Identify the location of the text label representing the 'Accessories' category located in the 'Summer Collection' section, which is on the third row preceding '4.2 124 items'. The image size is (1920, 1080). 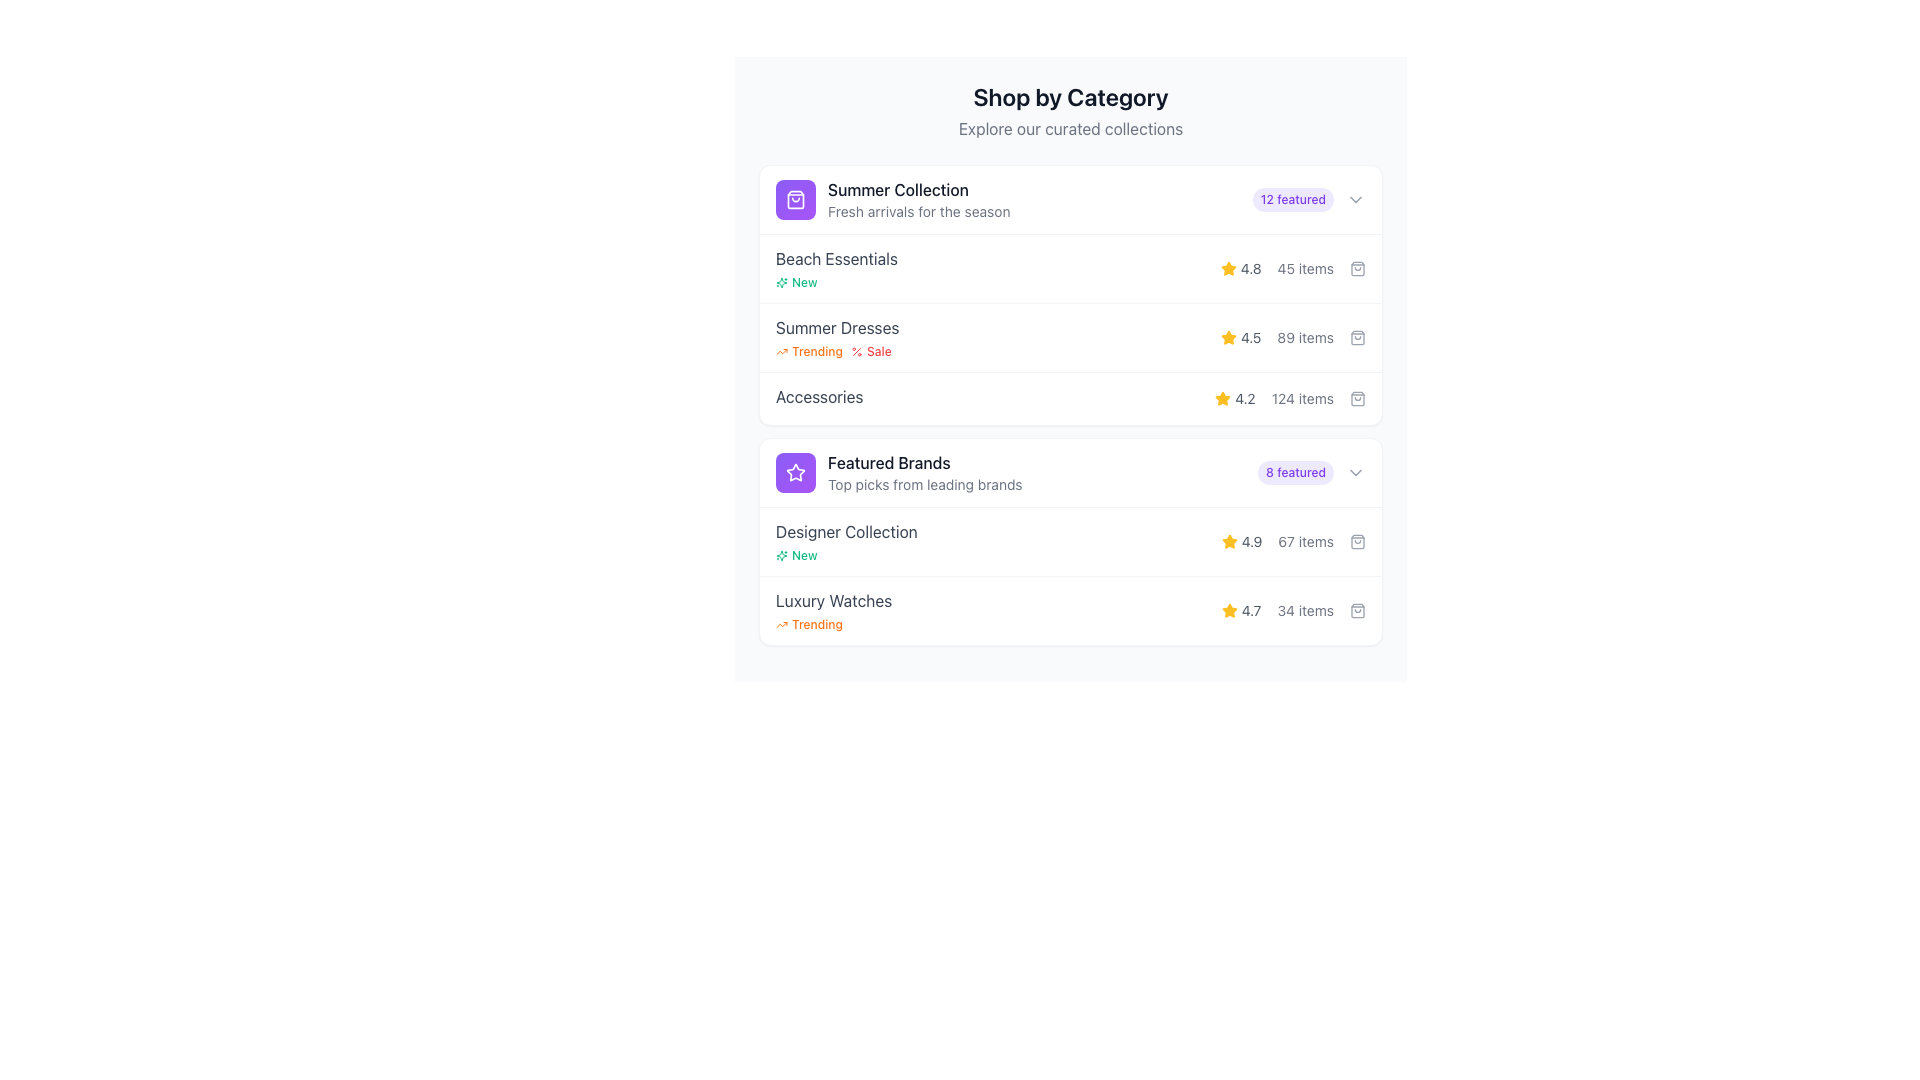
(819, 398).